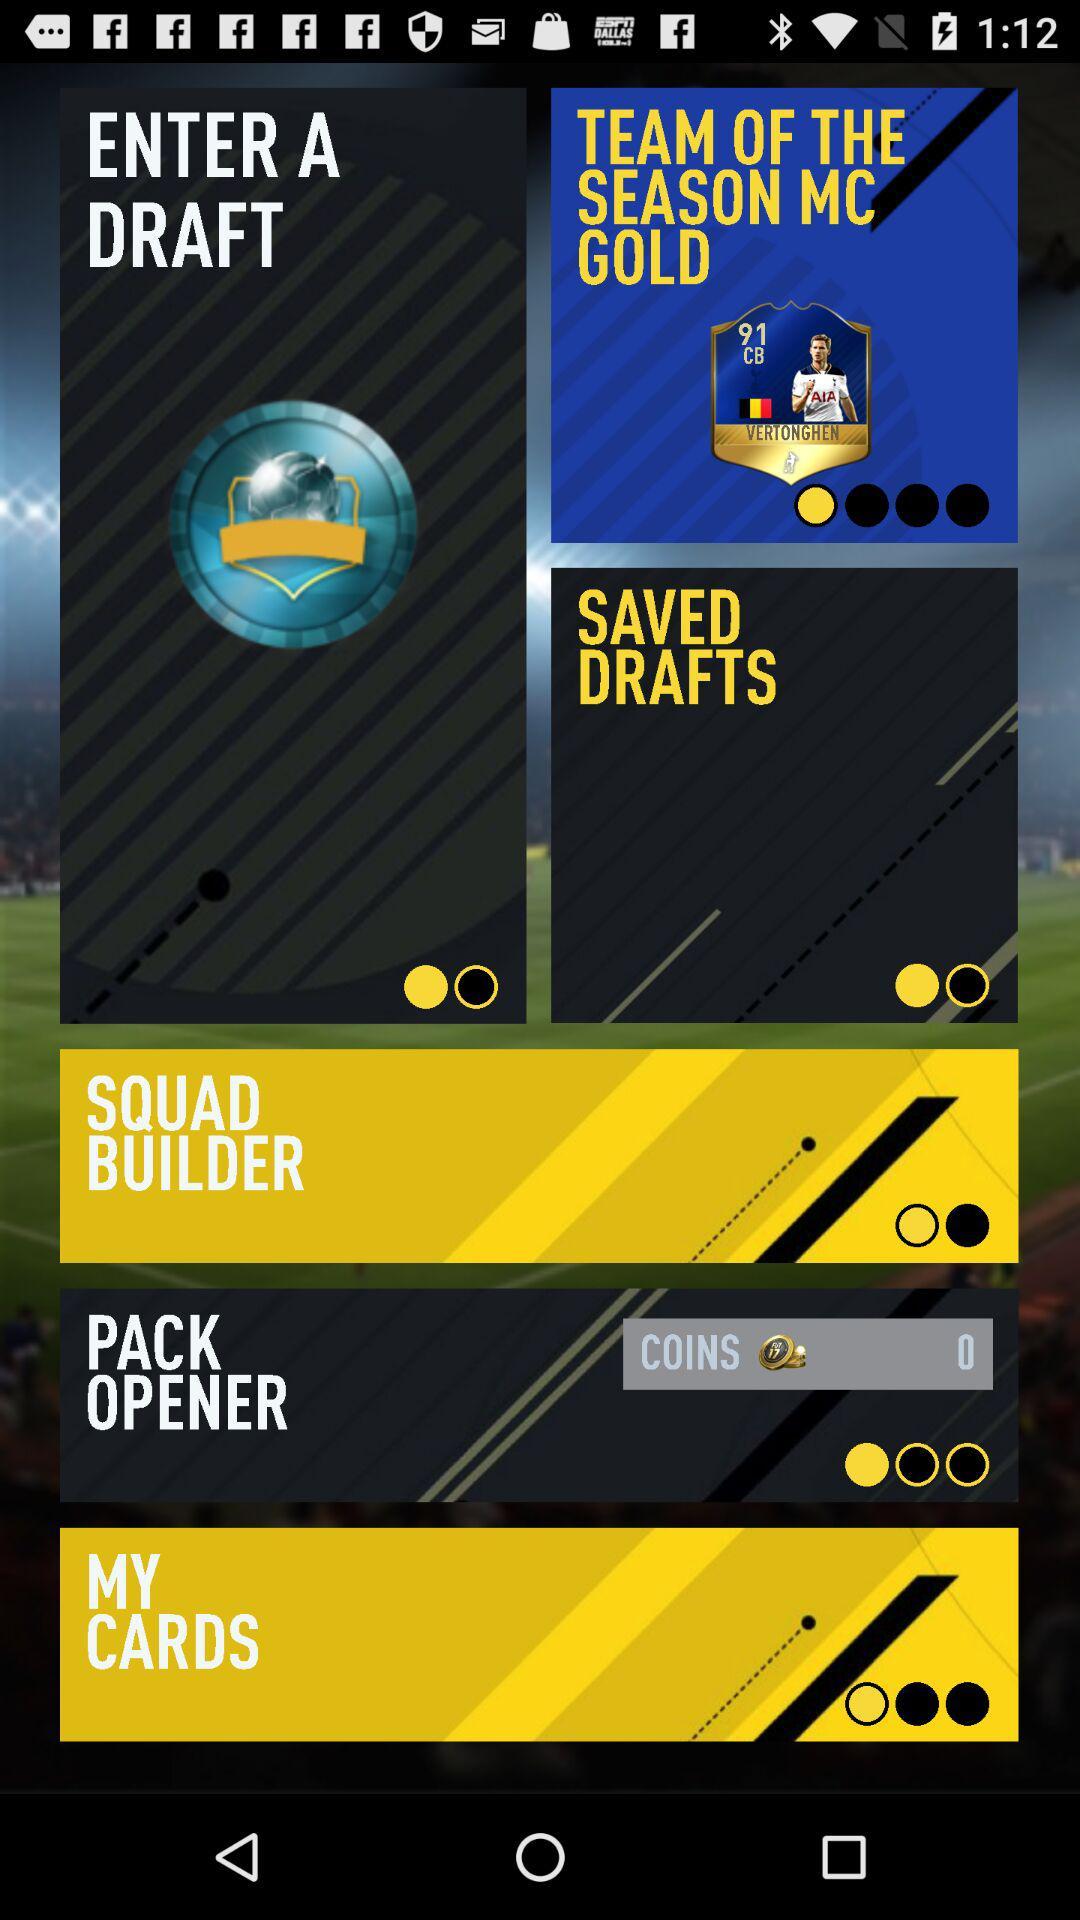 This screenshot has height=1920, width=1080. What do you see at coordinates (538, 1634) in the screenshot?
I see `my cards` at bounding box center [538, 1634].